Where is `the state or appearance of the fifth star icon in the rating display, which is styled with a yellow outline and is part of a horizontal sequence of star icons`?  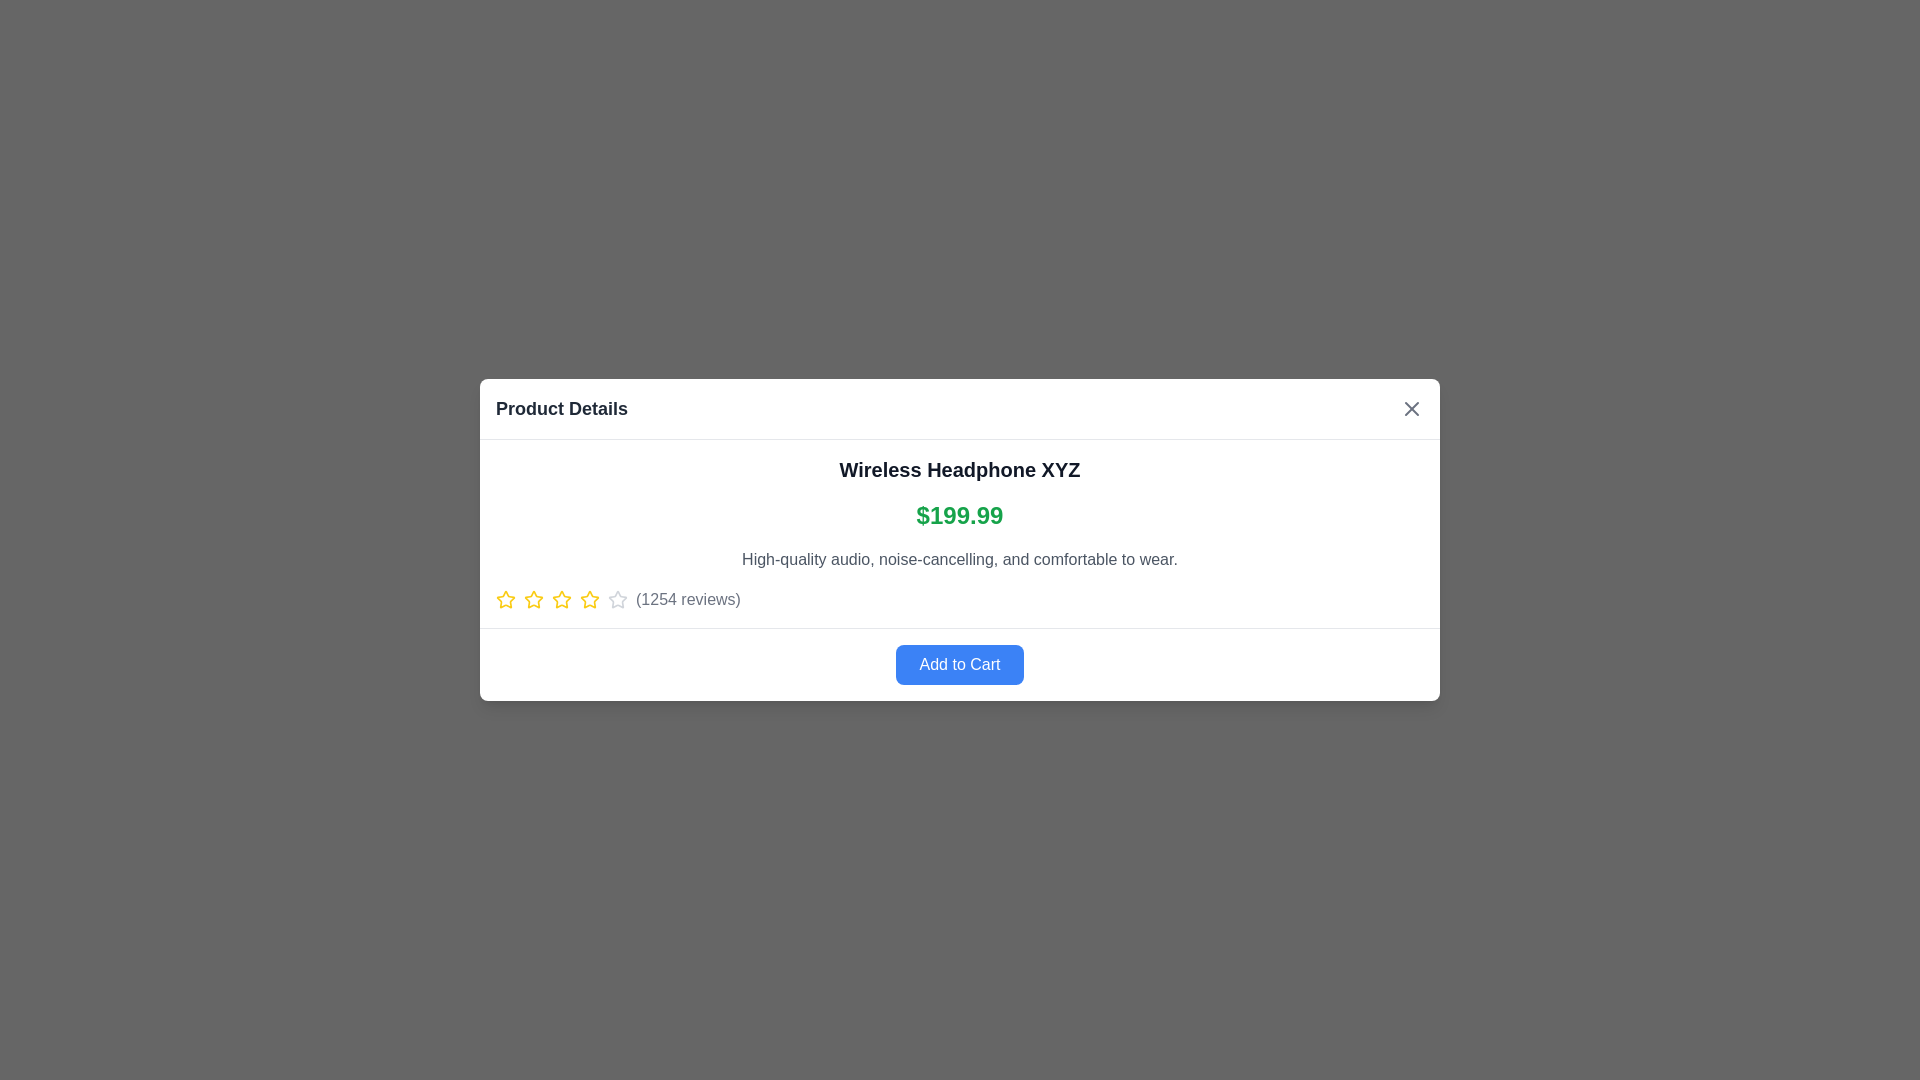 the state or appearance of the fifth star icon in the rating display, which is styled with a yellow outline and is part of a horizontal sequence of star icons is located at coordinates (589, 599).